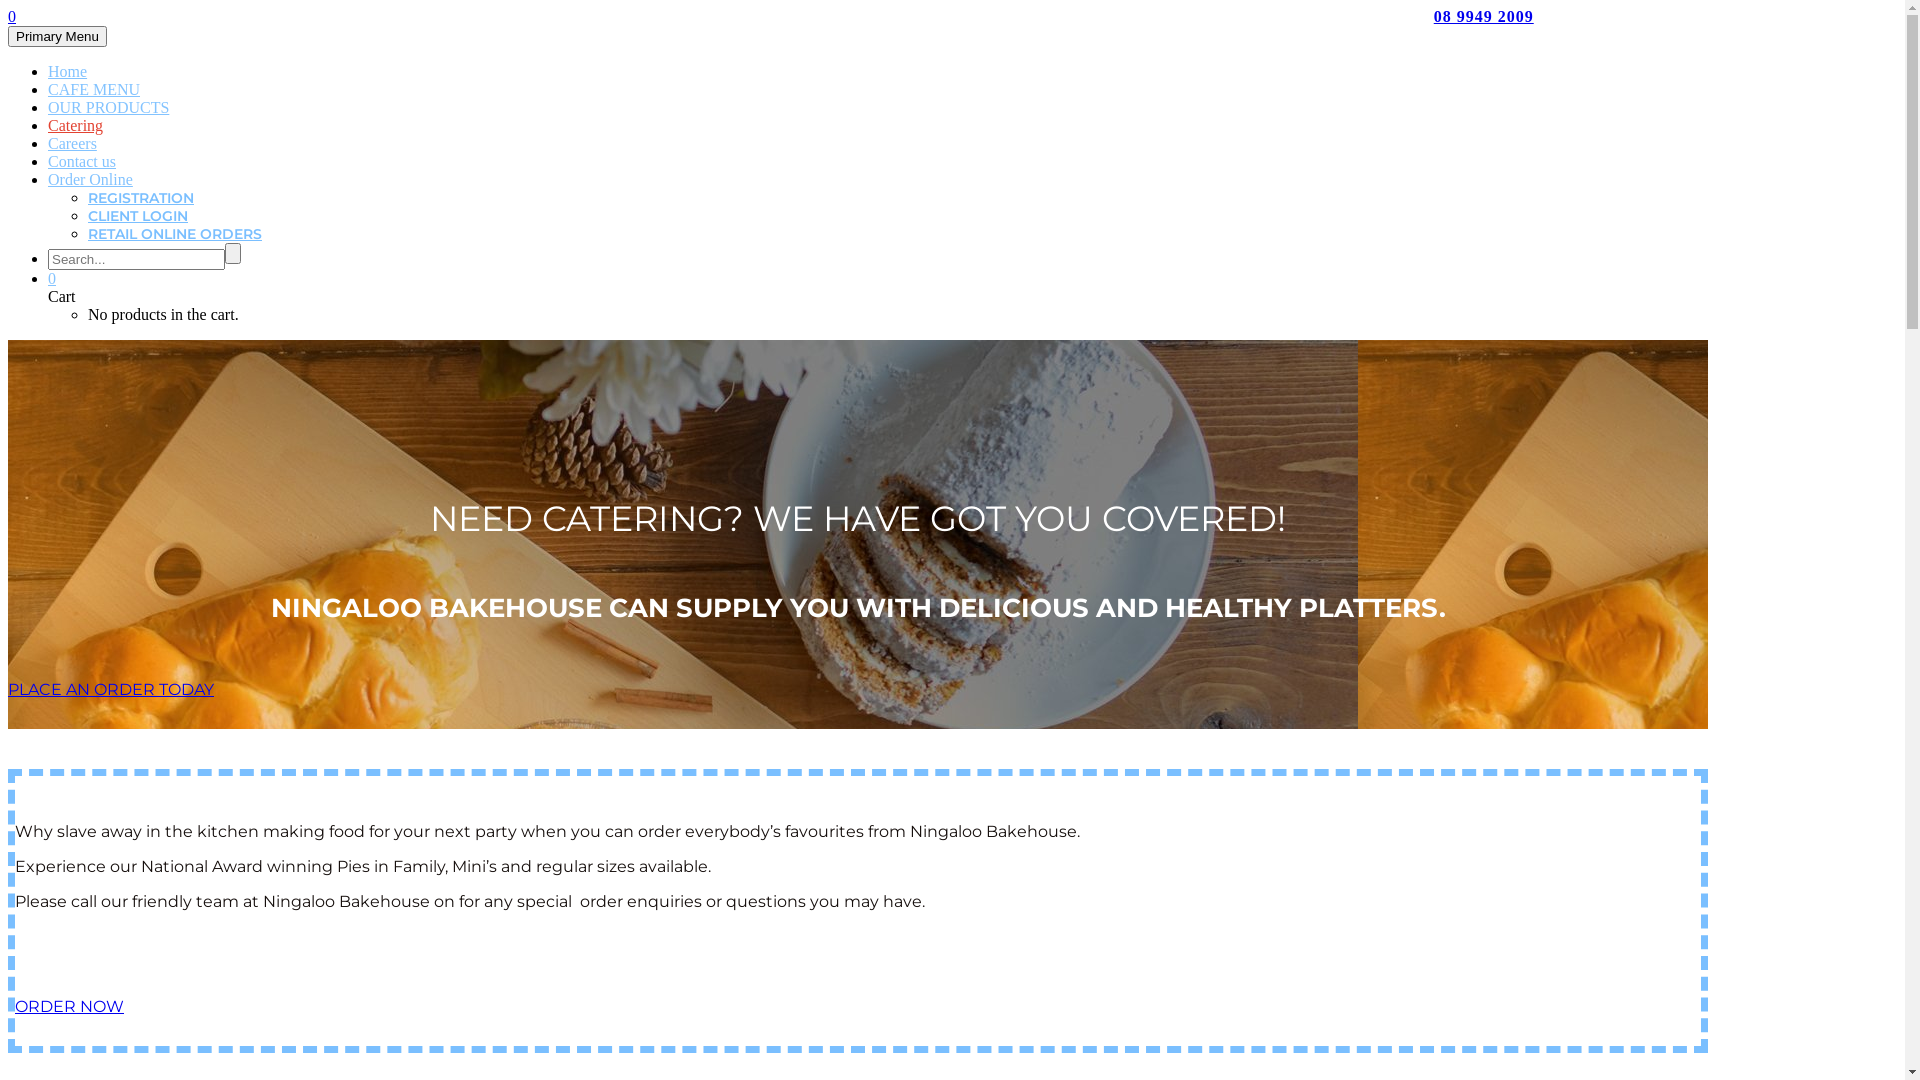  Describe the element at coordinates (89, 178) in the screenshot. I see `'Order Online'` at that location.